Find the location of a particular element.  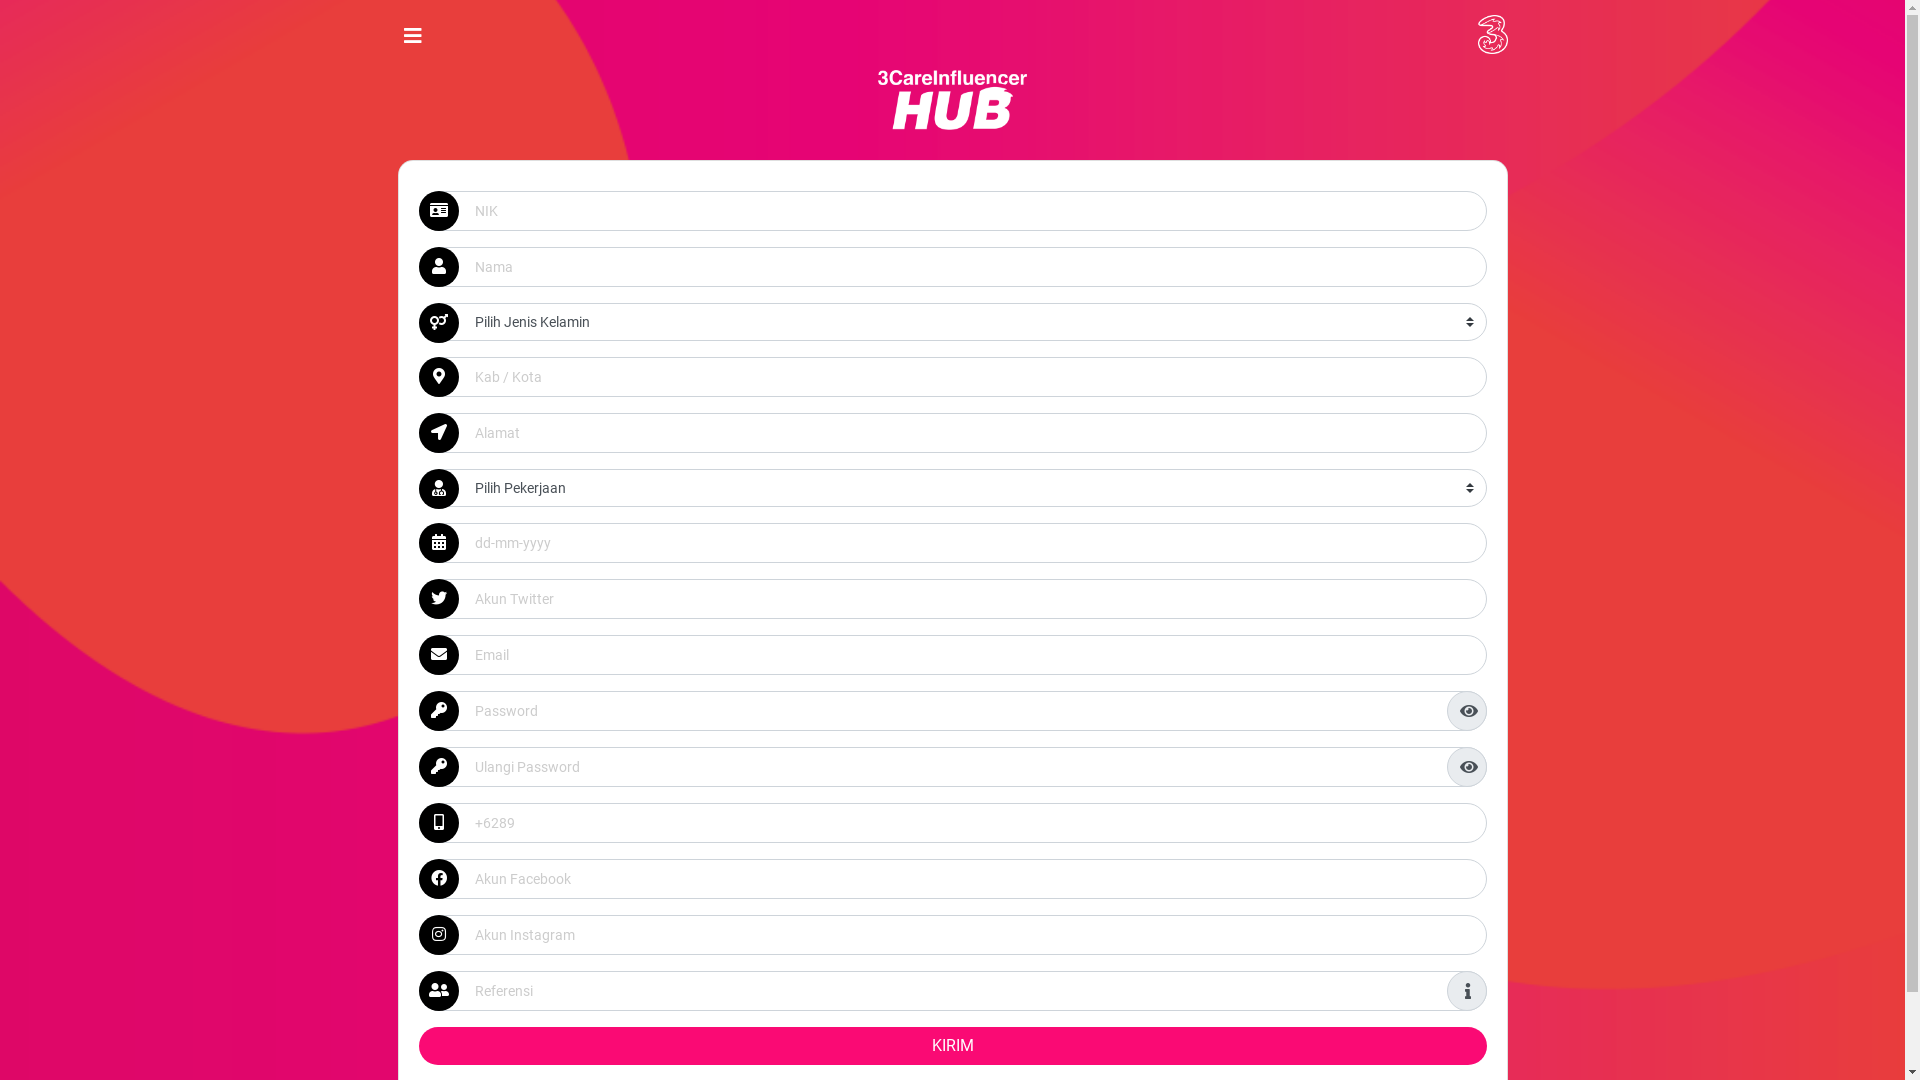

'KIRIM' is located at coordinates (950, 1044).